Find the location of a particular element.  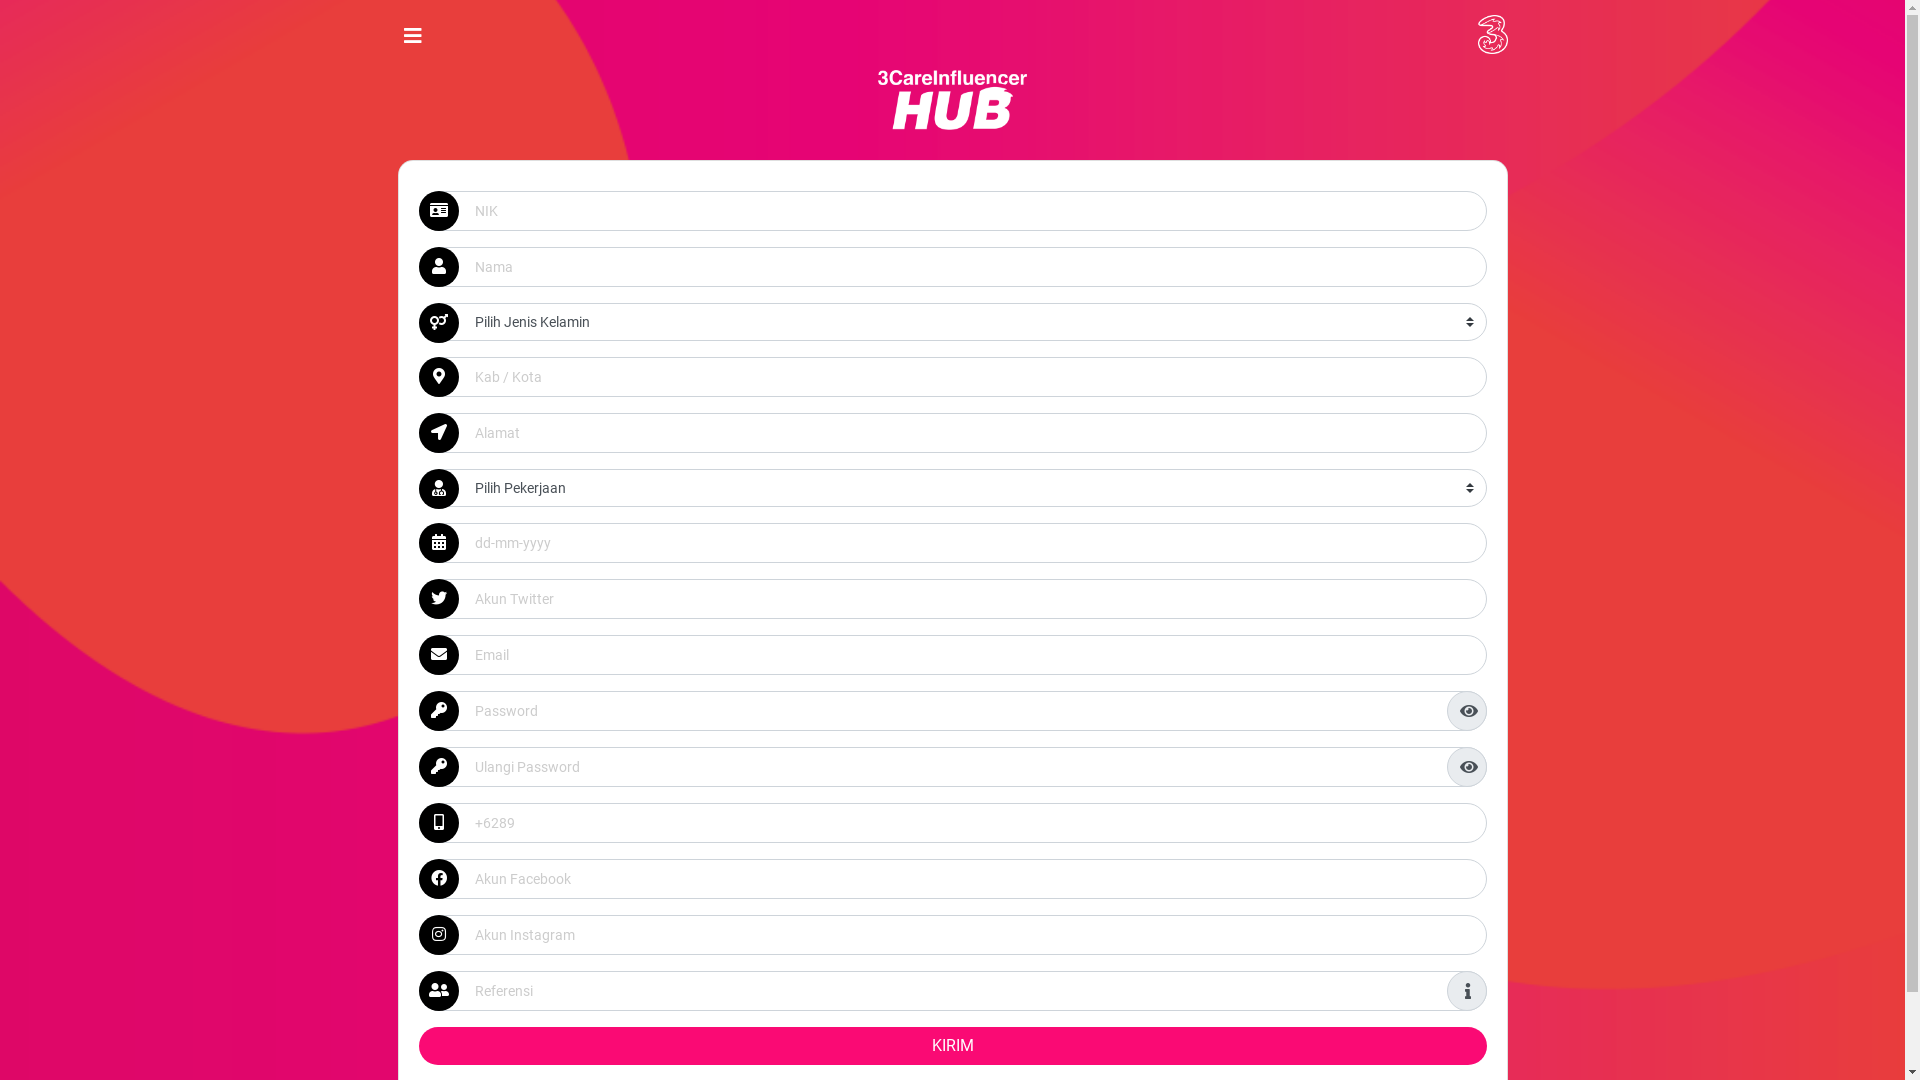

'KIRIM' is located at coordinates (950, 1044).